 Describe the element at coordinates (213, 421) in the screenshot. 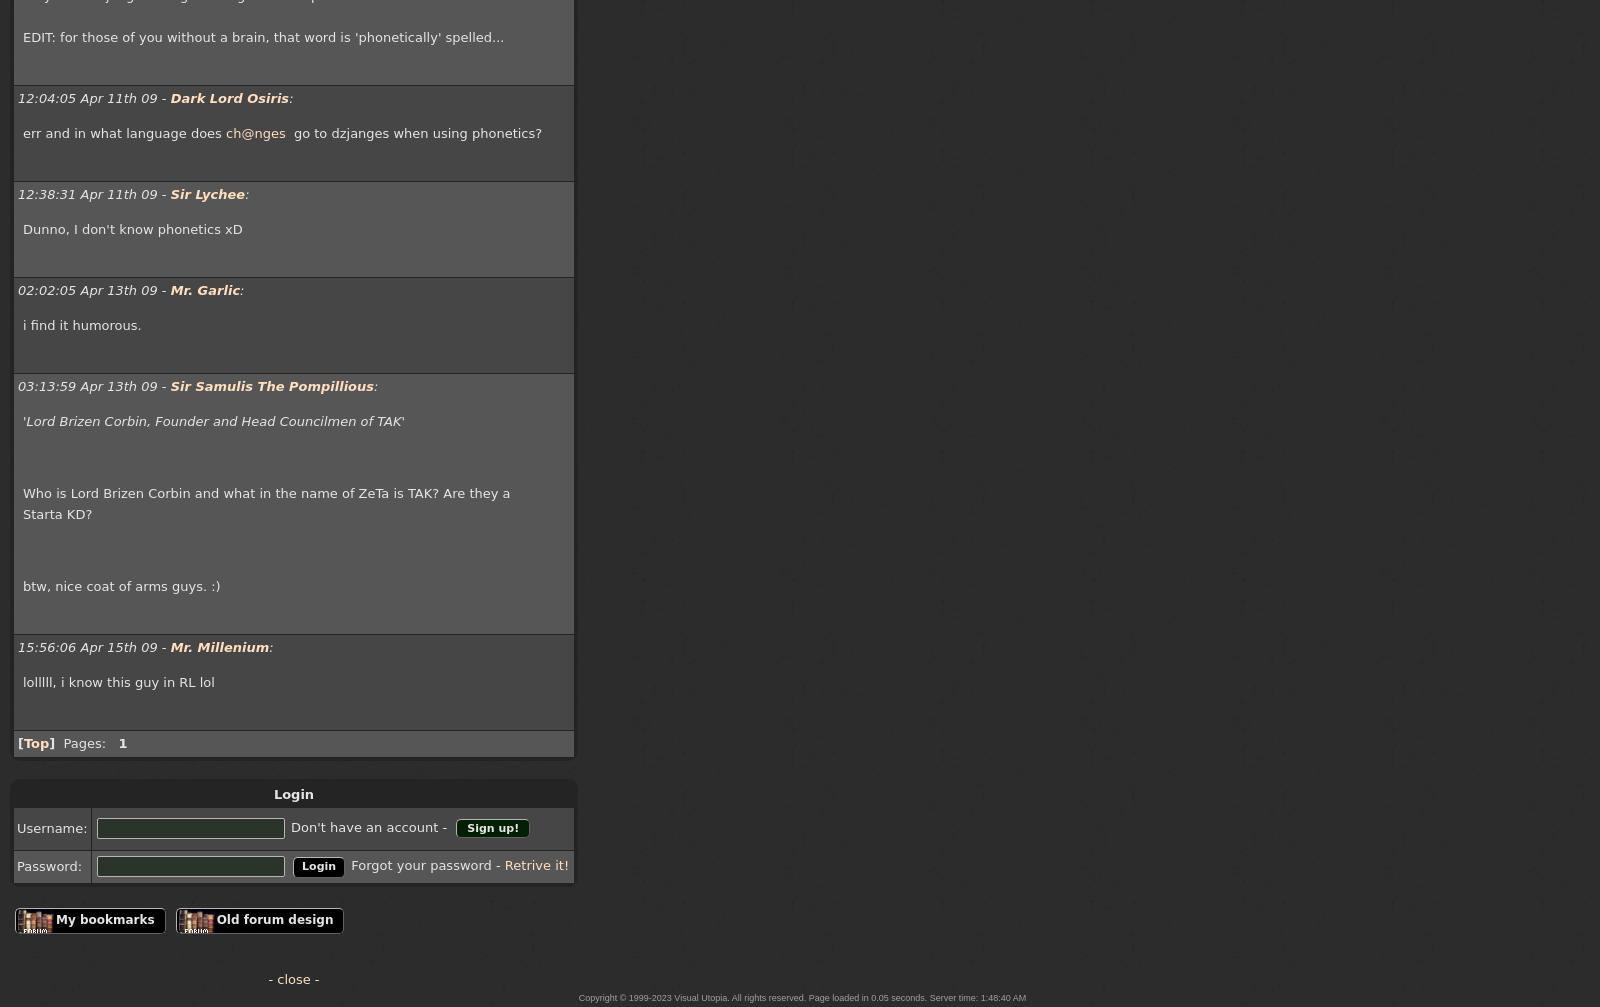

I see `''Lord Brizen Corbin, Founder and Head Councilmen of TAK''` at that location.